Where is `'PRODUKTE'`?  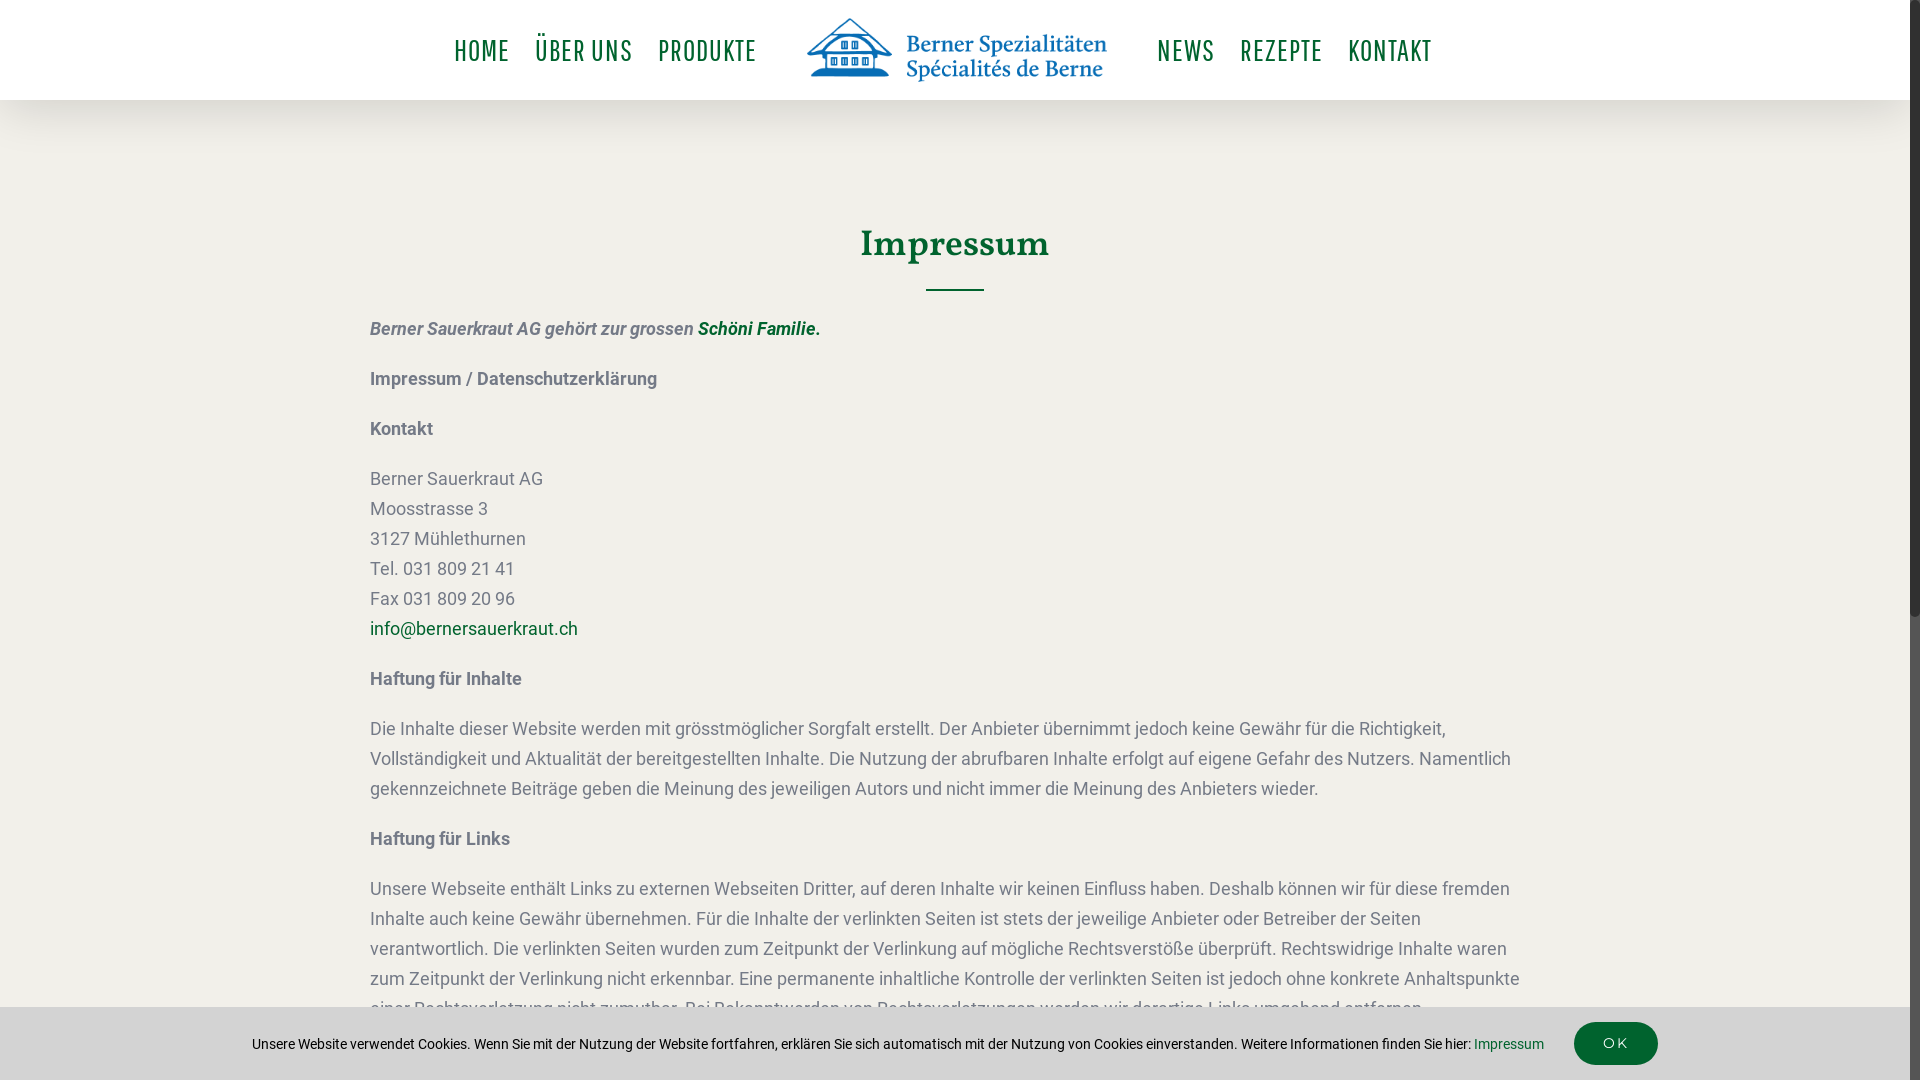
'PRODUKTE' is located at coordinates (707, 49).